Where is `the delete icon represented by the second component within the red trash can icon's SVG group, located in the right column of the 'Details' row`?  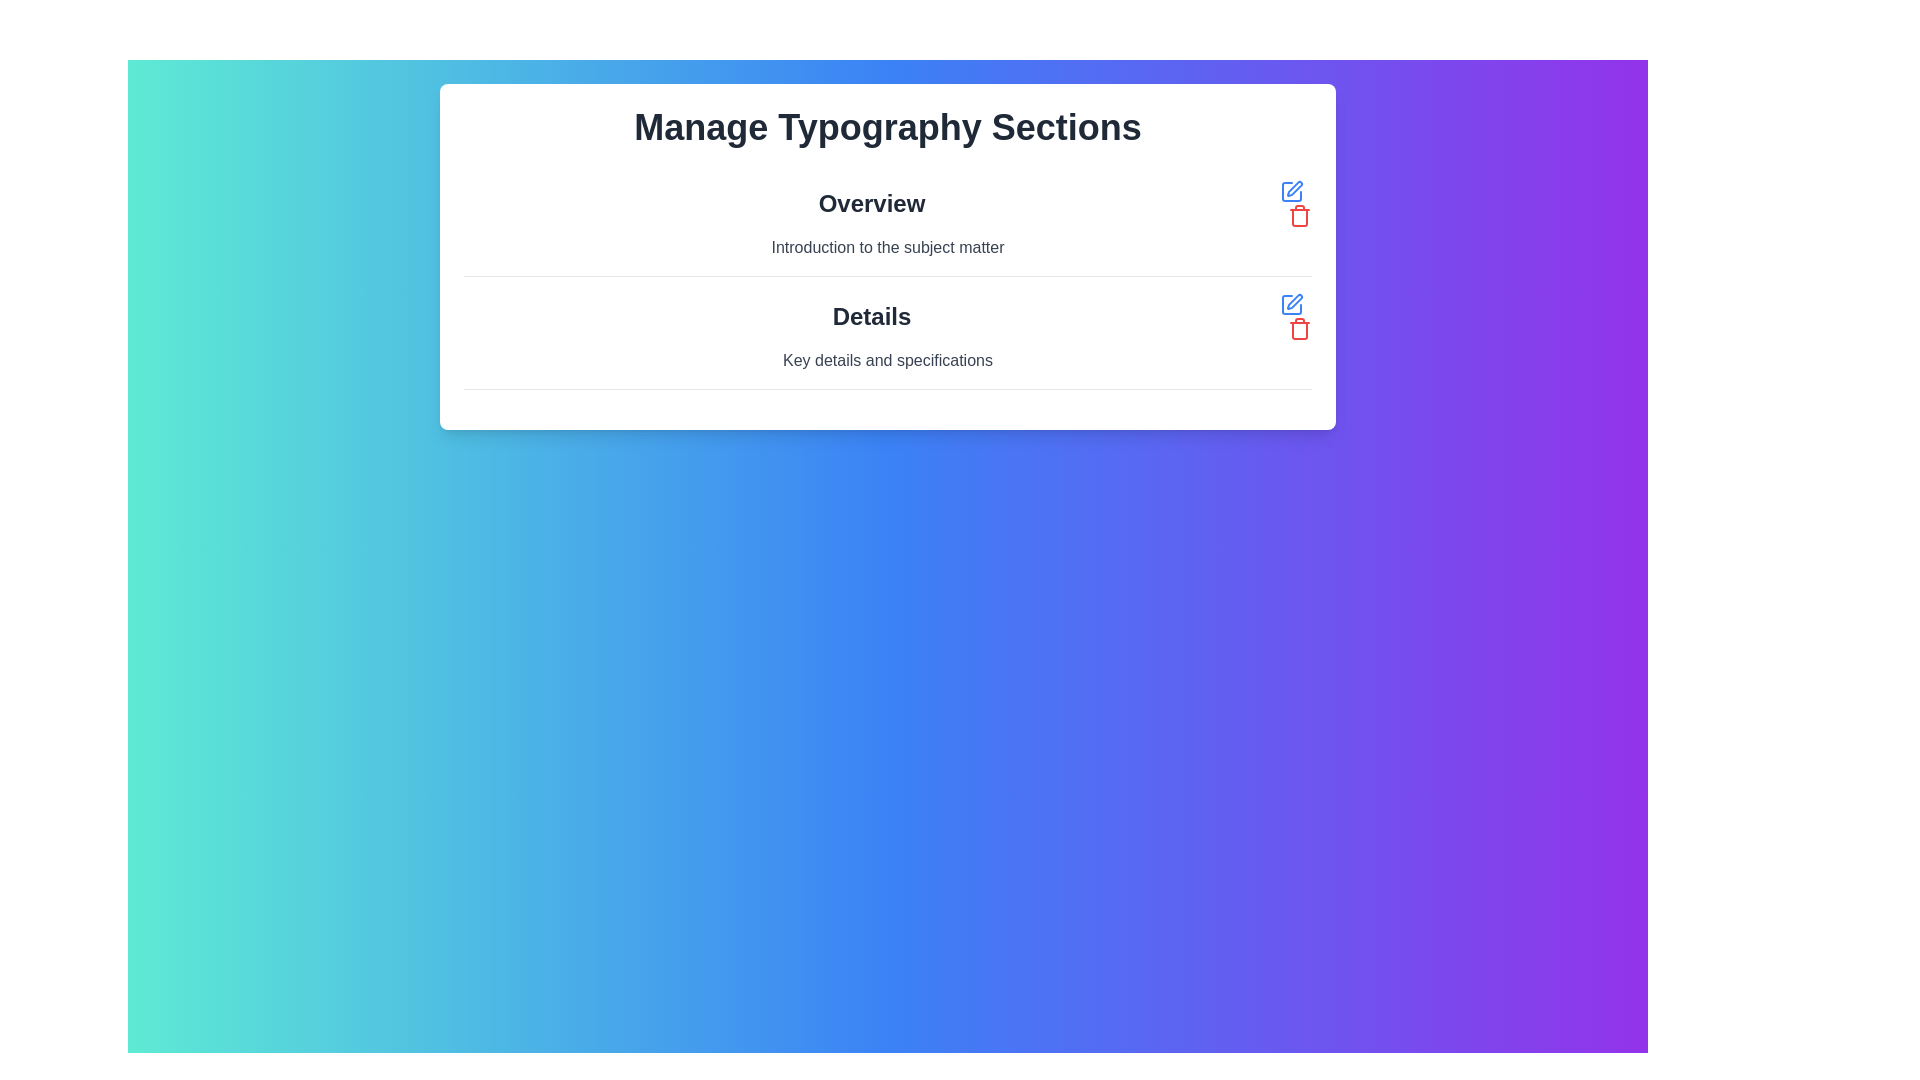
the delete icon represented by the second component within the red trash can icon's SVG group, located in the right column of the 'Details' row is located at coordinates (1300, 218).